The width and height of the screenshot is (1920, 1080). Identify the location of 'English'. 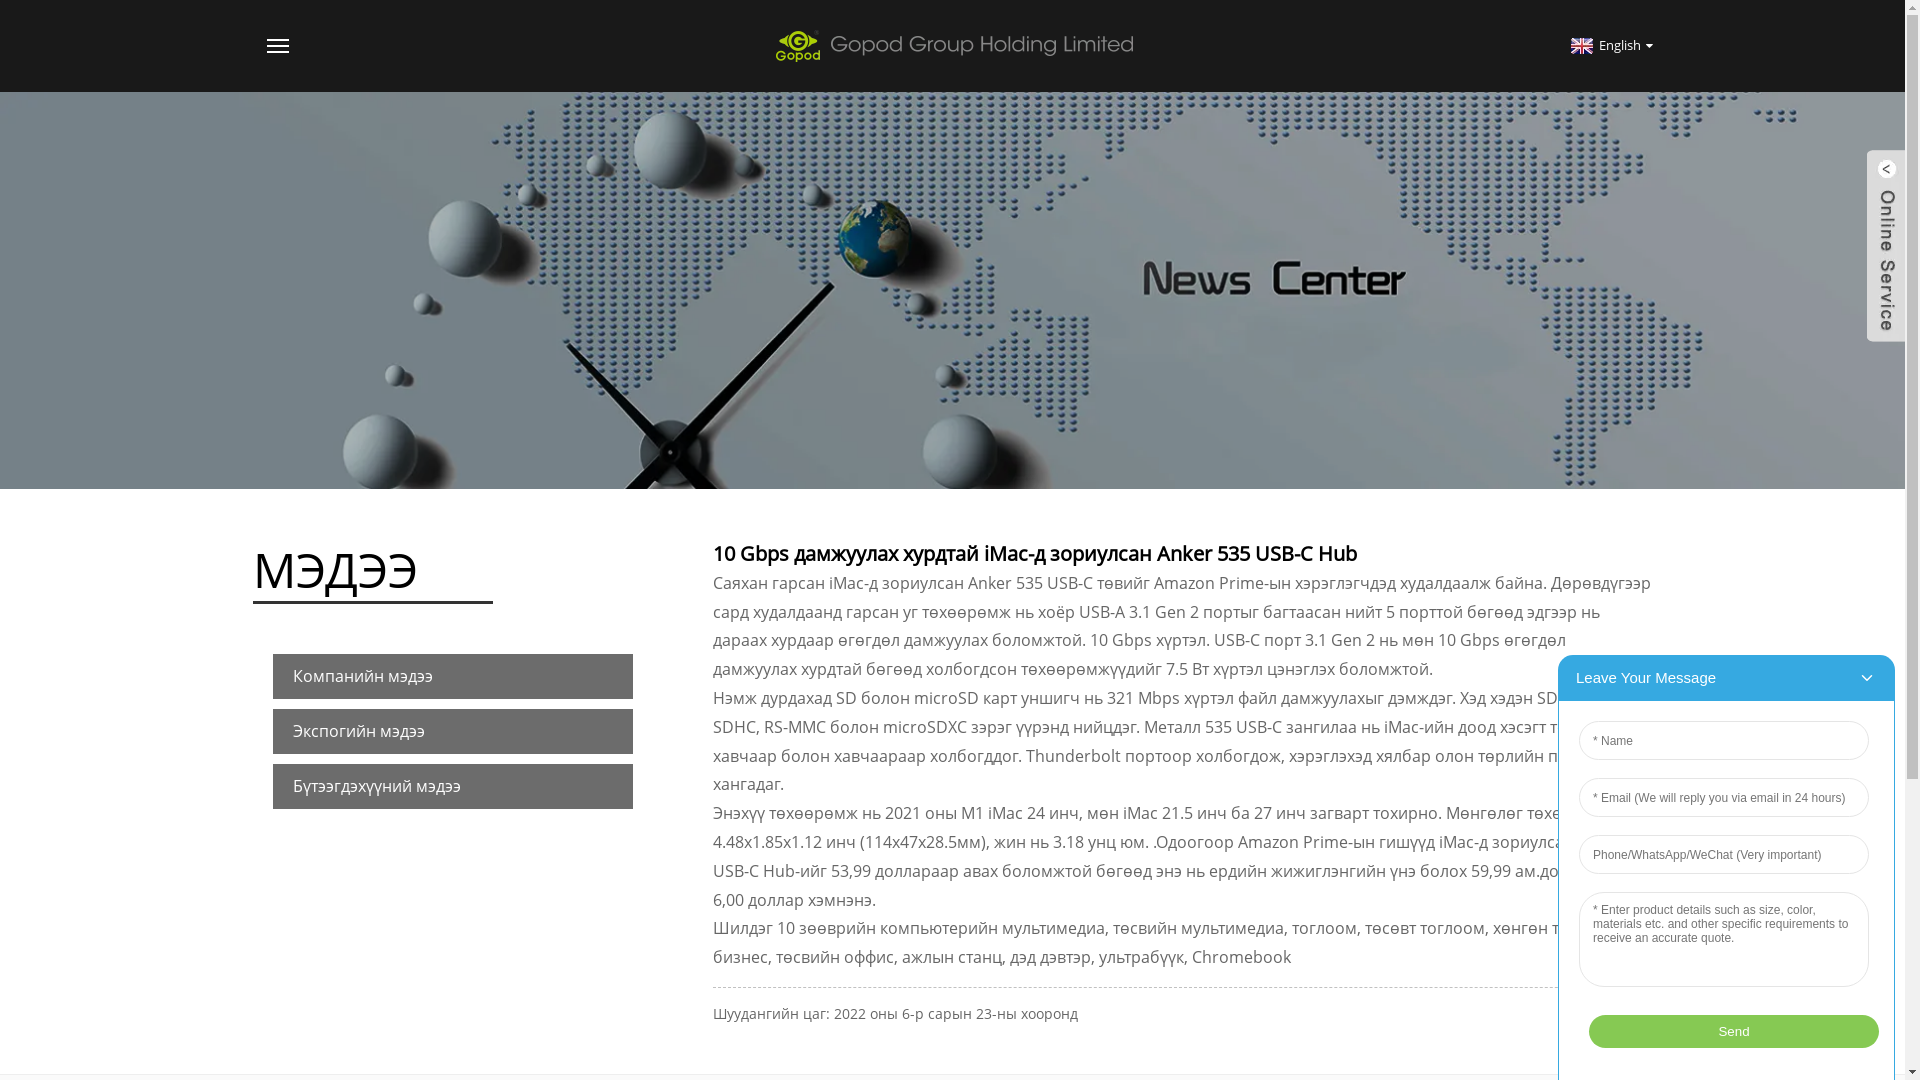
(1609, 45).